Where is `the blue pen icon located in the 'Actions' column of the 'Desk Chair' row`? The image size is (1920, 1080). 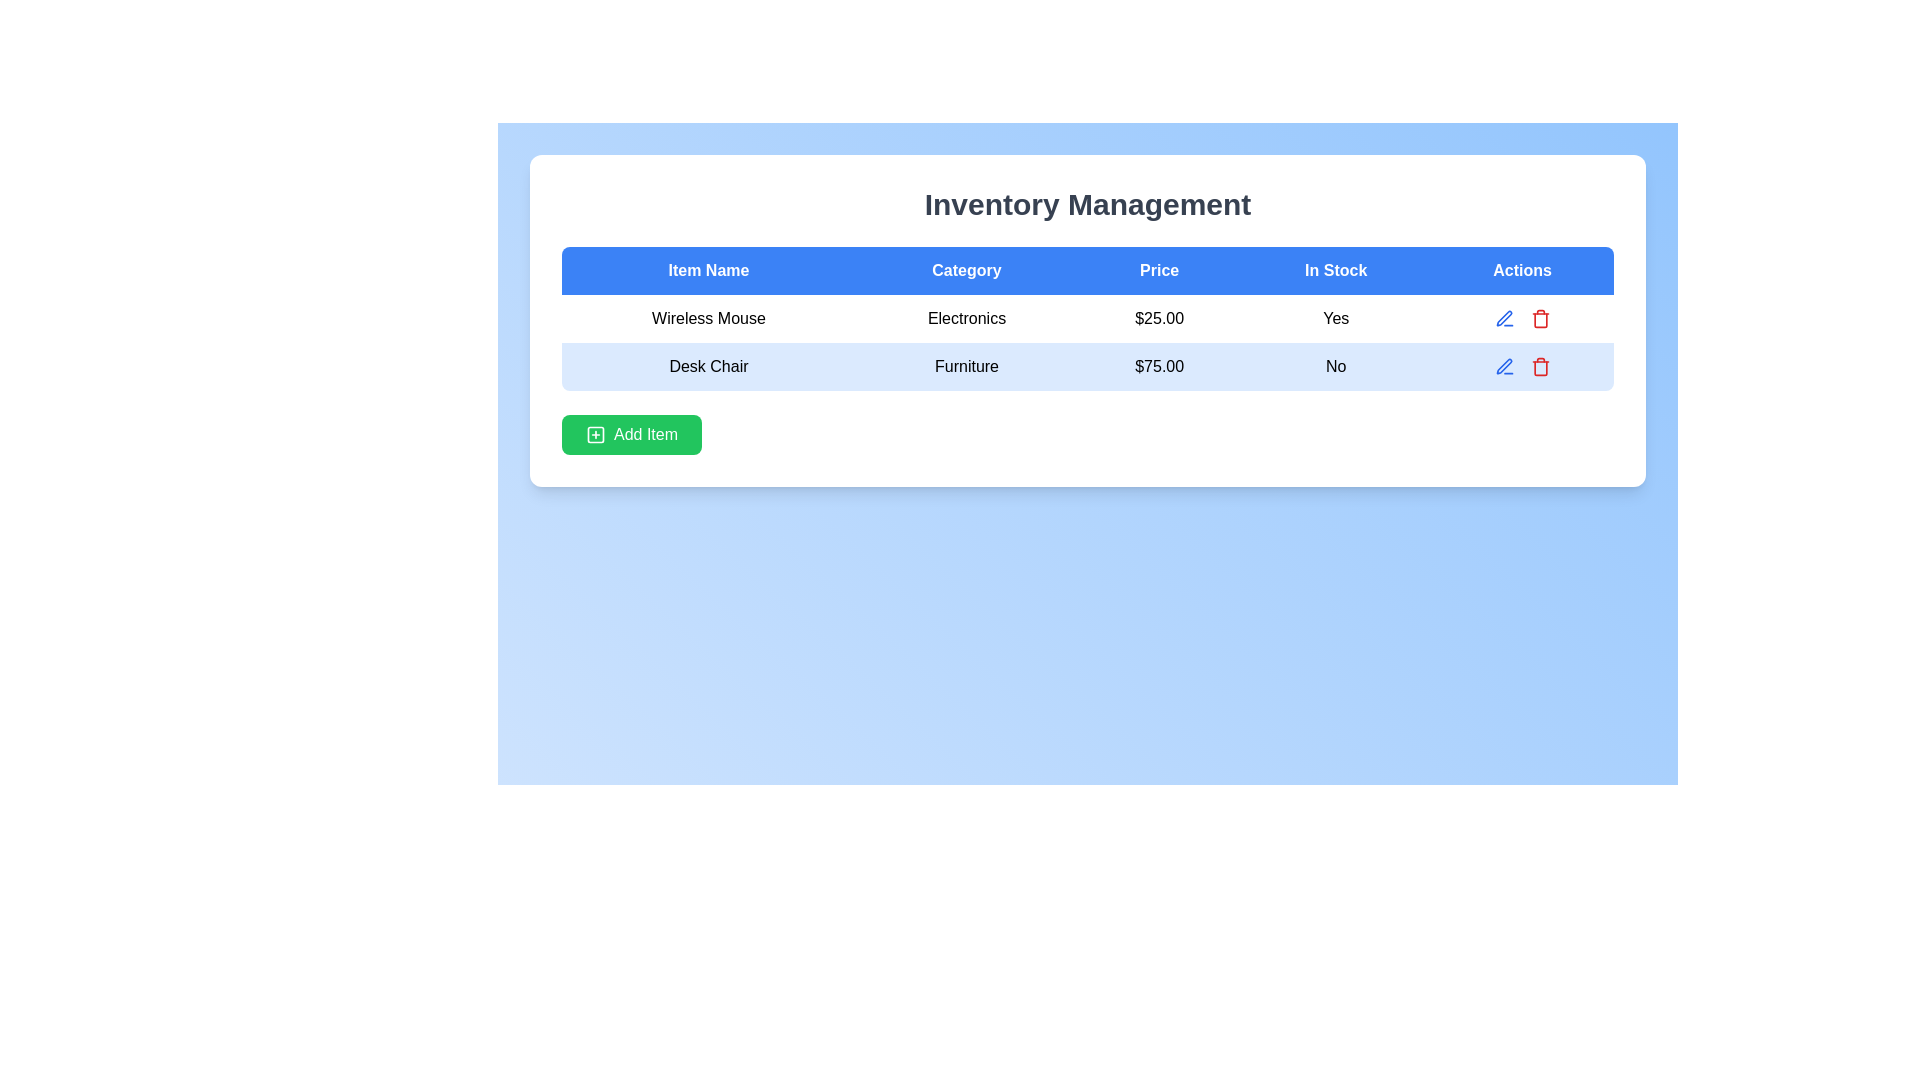
the blue pen icon located in the 'Actions' column of the 'Desk Chair' row is located at coordinates (1504, 318).